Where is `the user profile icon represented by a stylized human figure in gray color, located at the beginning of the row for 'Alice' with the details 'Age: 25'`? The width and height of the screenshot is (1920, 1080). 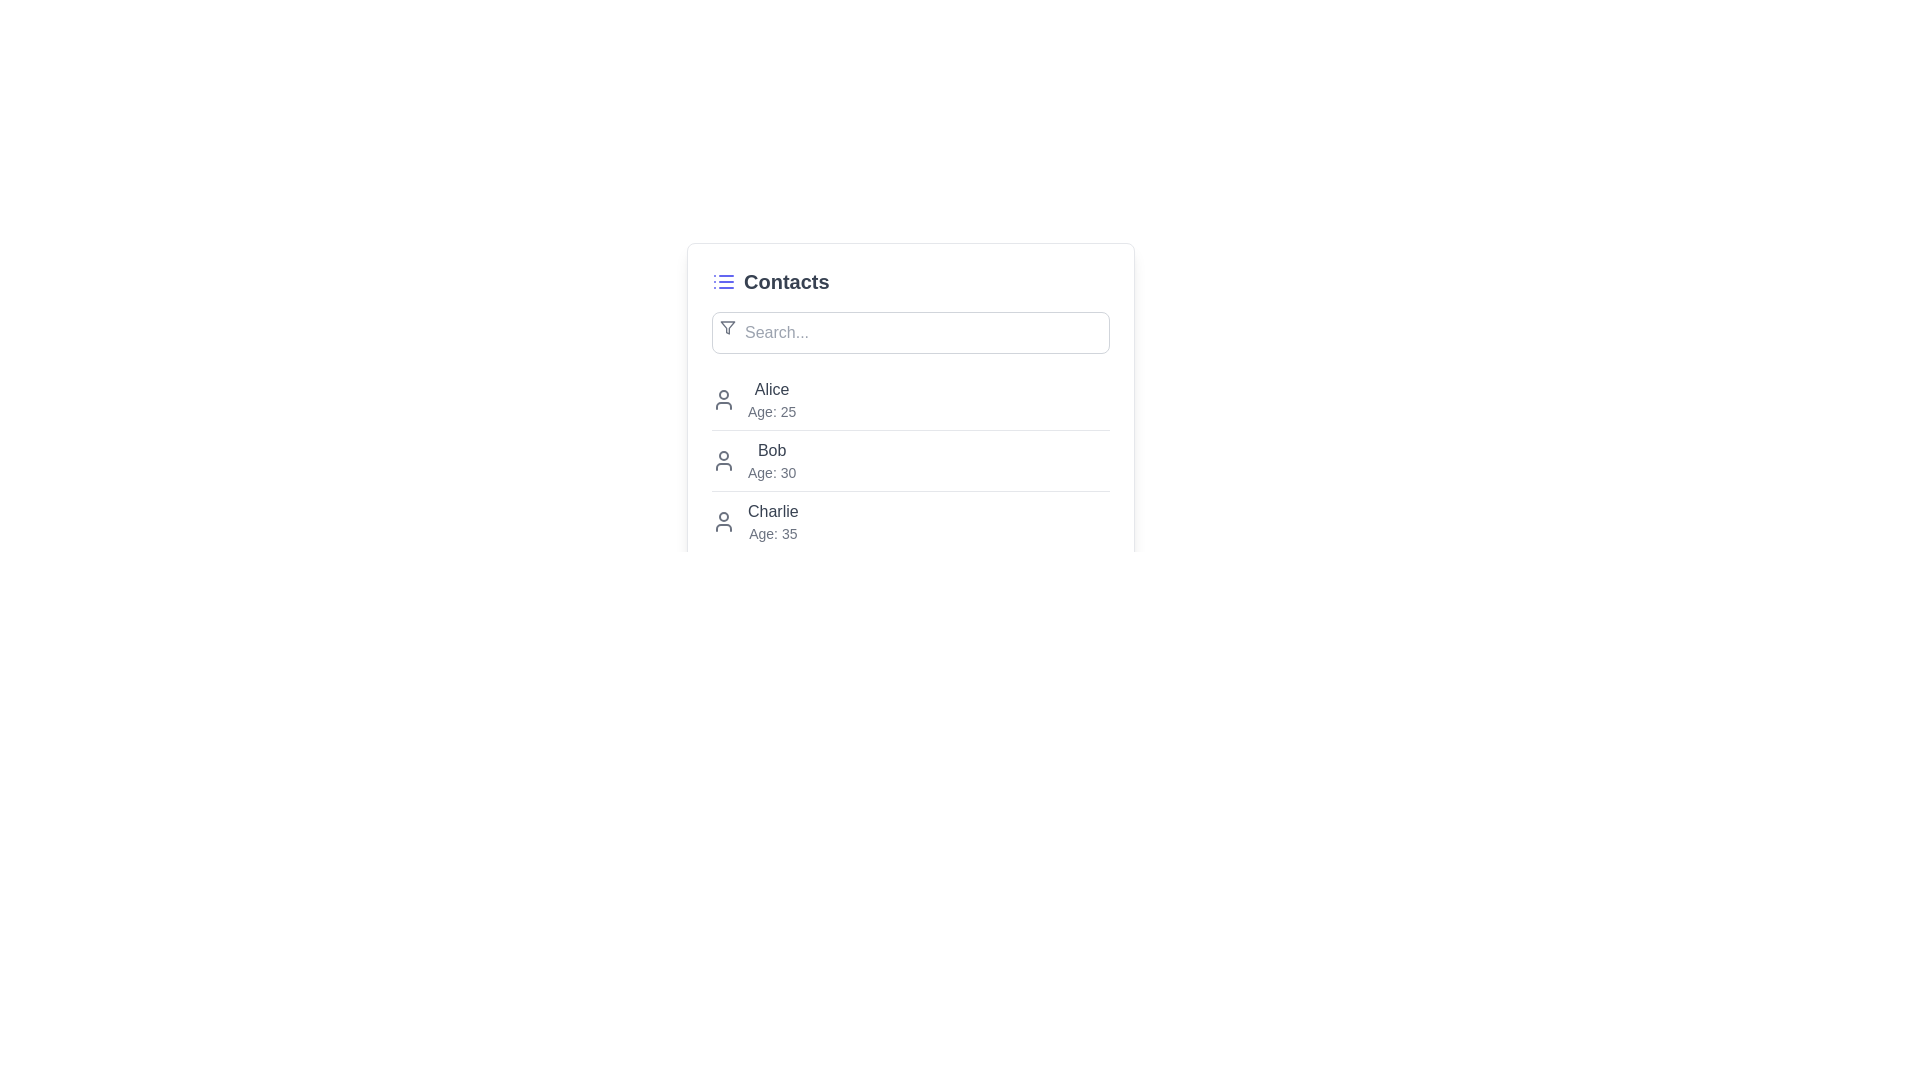
the user profile icon represented by a stylized human figure in gray color, located at the beginning of the row for 'Alice' with the details 'Age: 25' is located at coordinates (723, 400).